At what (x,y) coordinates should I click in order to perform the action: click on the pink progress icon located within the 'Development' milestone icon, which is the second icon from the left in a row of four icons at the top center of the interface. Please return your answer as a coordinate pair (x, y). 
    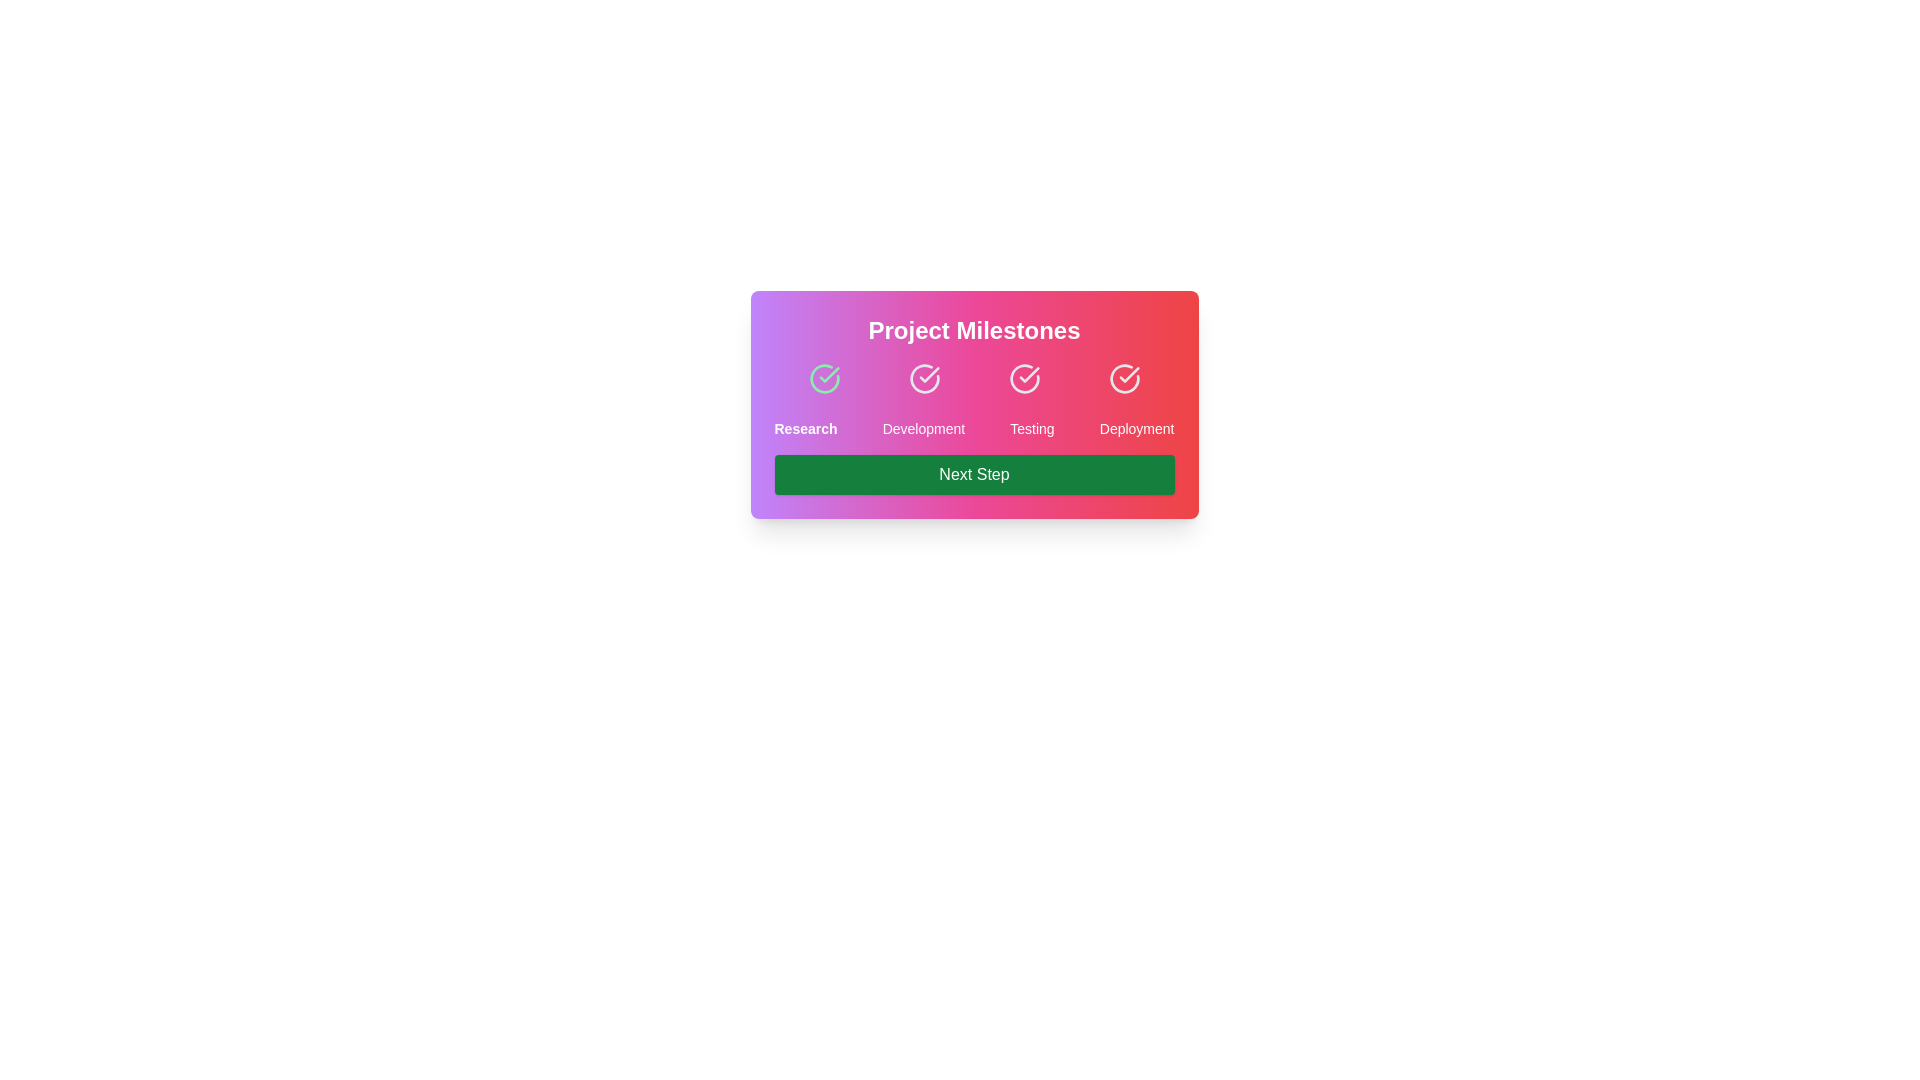
    Looking at the image, I should click on (923, 378).